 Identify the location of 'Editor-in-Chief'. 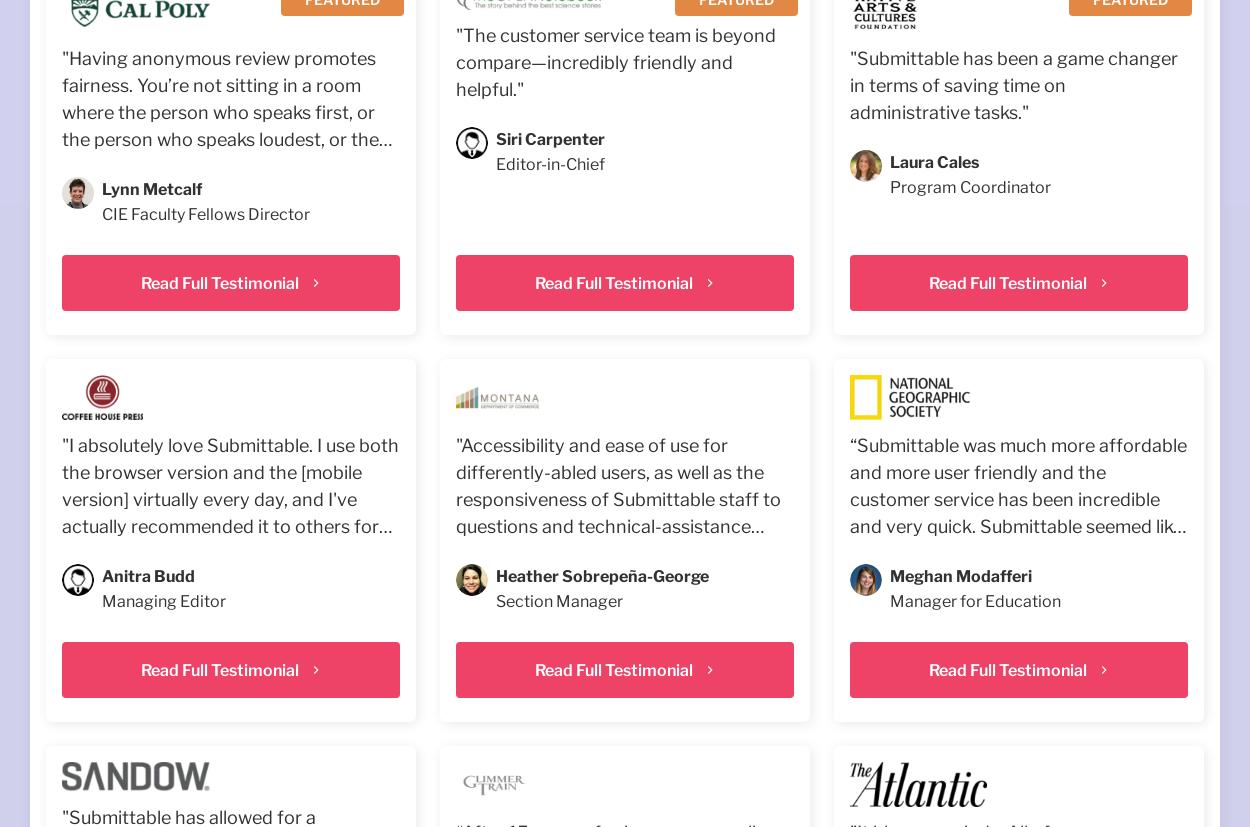
(549, 162).